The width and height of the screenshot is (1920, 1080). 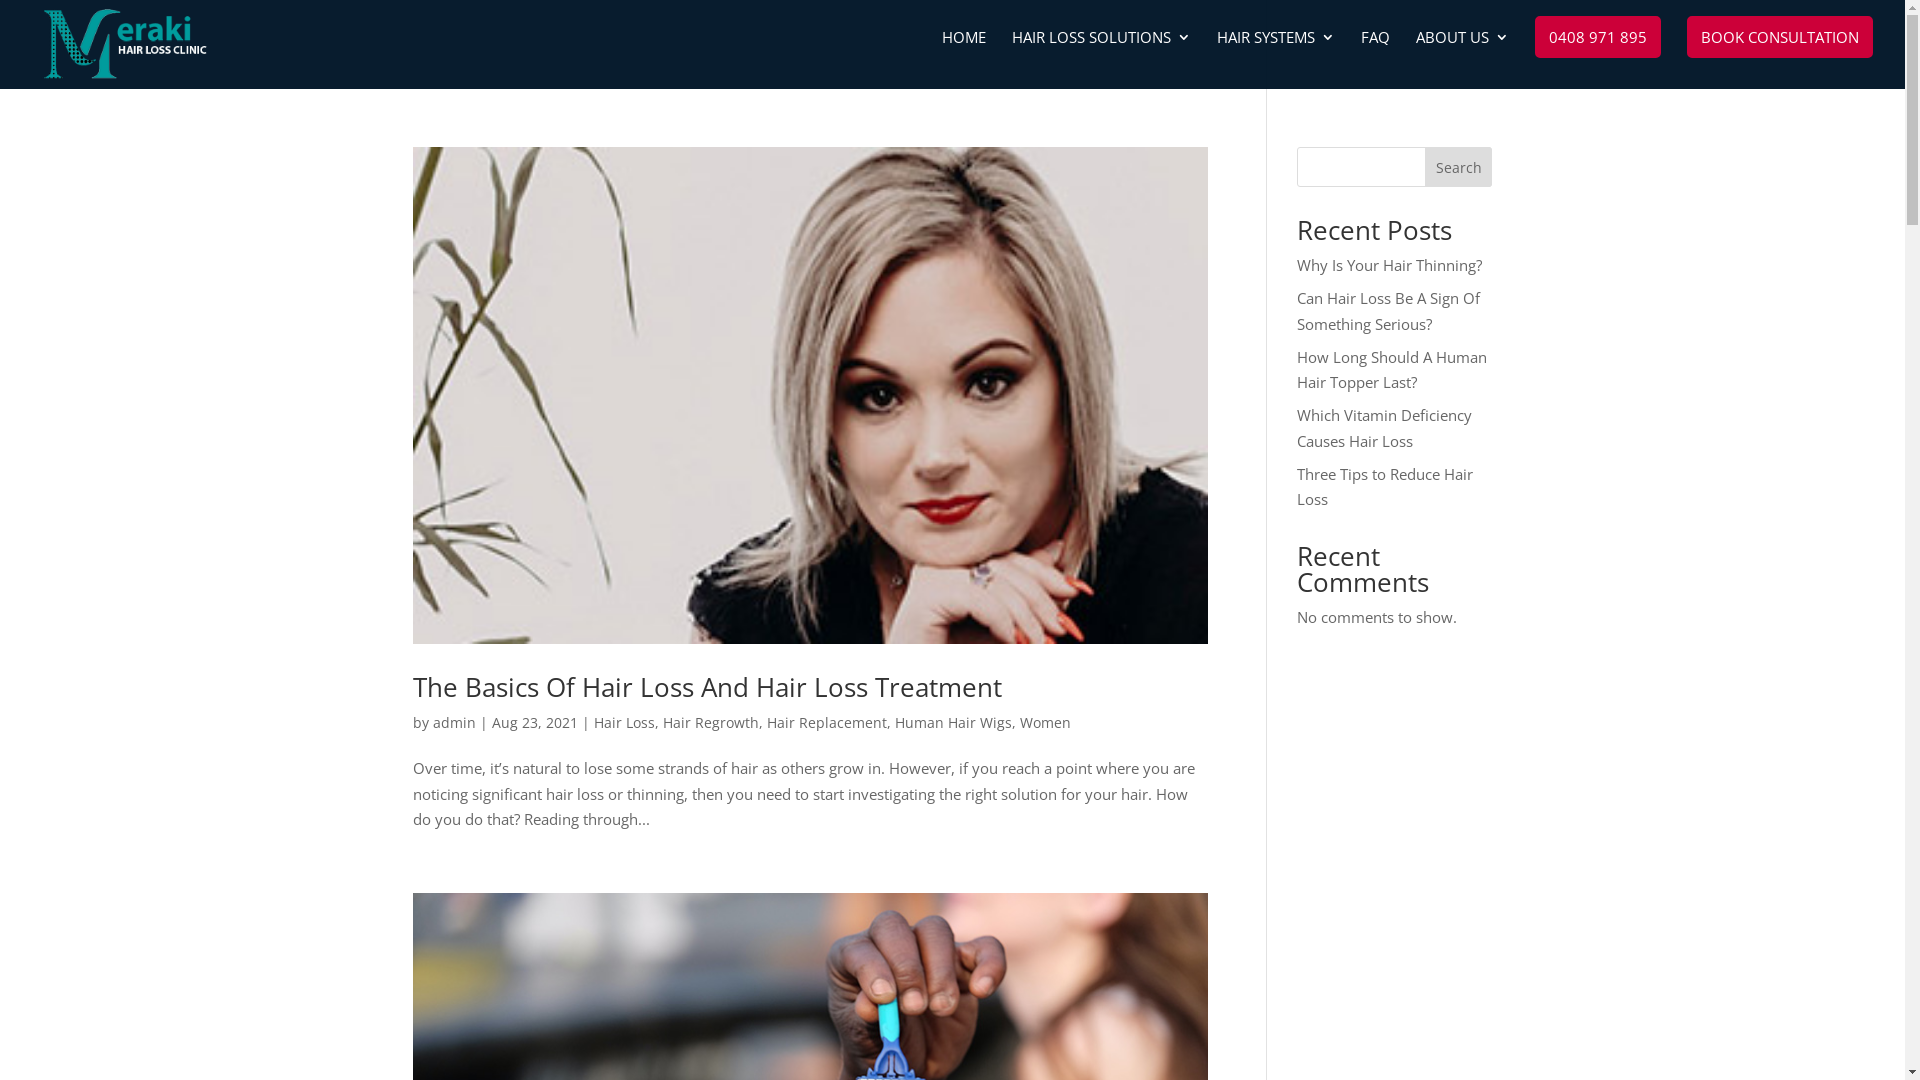 What do you see at coordinates (1383, 427) in the screenshot?
I see `'Which Vitamin Deficiency Causes Hair Loss'` at bounding box center [1383, 427].